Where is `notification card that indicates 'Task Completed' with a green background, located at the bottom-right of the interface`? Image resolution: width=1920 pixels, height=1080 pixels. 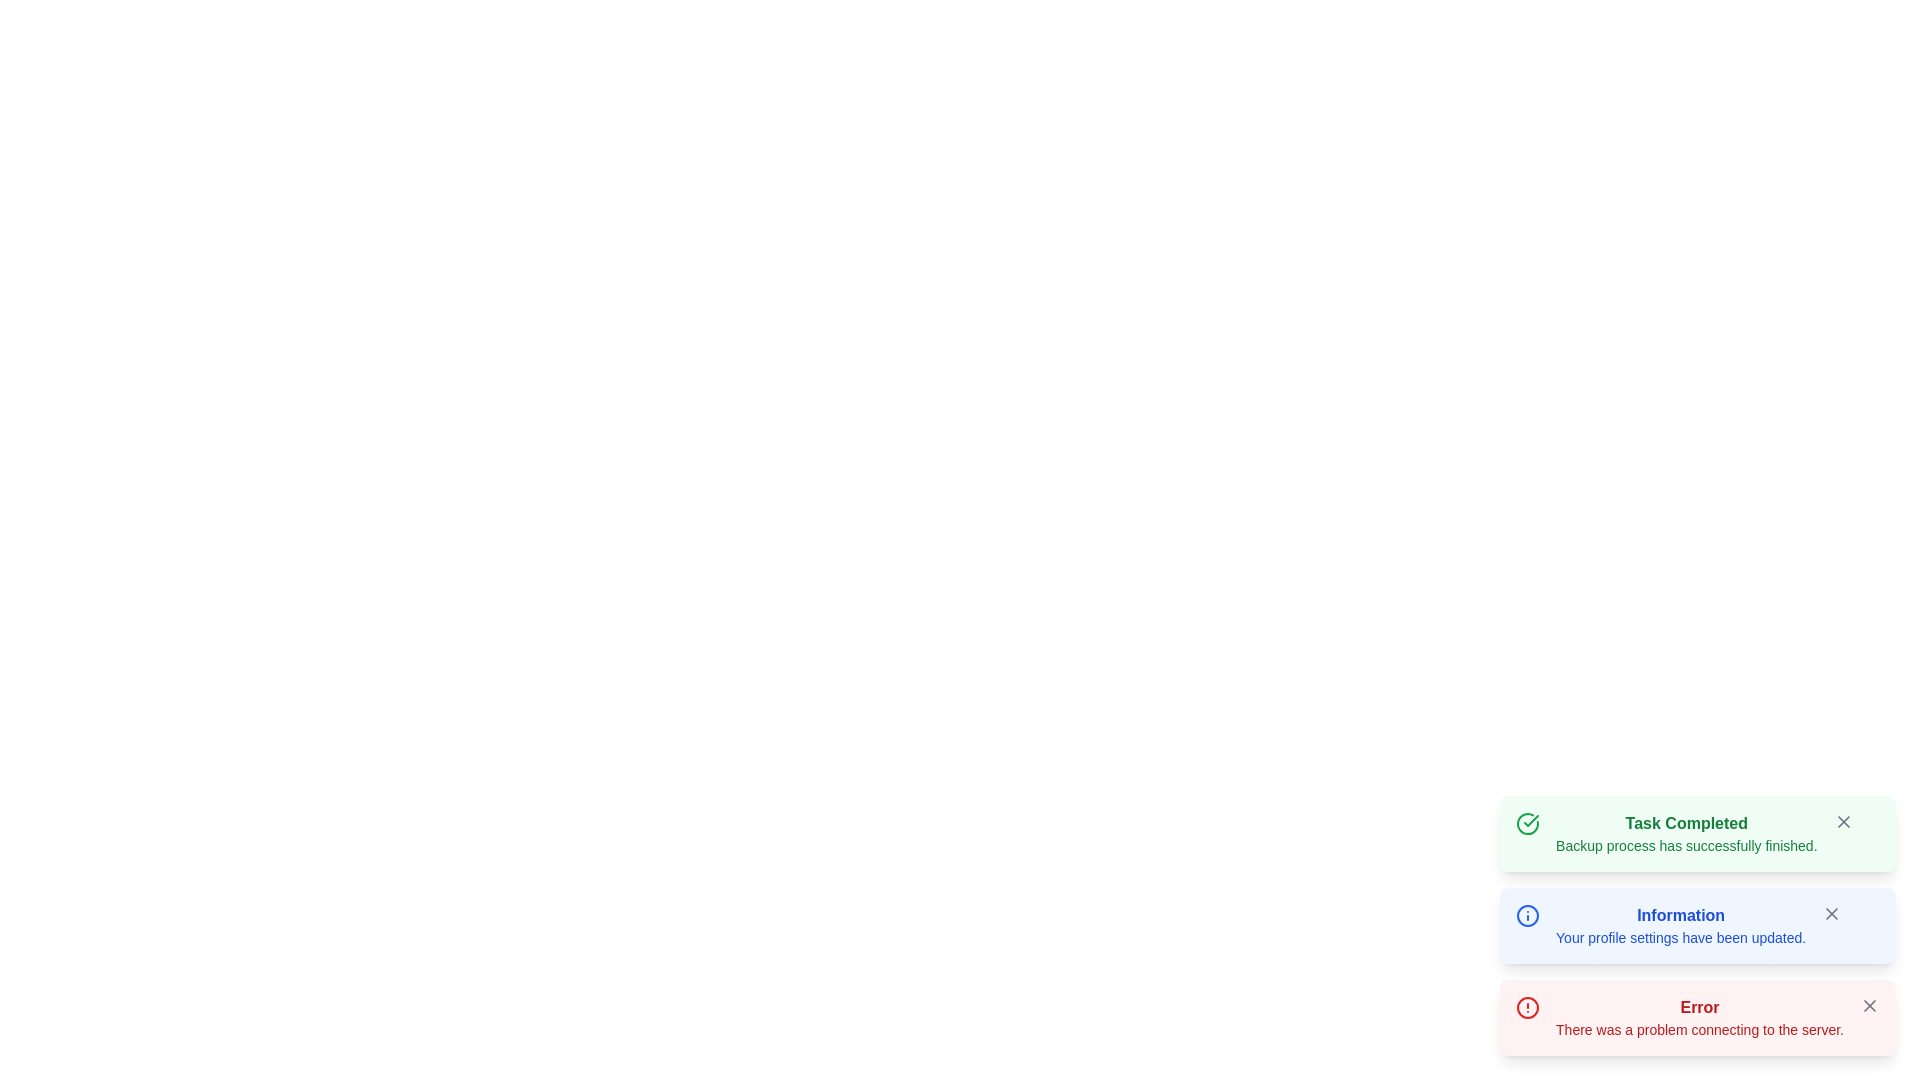 notification card that indicates 'Task Completed' with a green background, located at the bottom-right of the interface is located at coordinates (1697, 833).